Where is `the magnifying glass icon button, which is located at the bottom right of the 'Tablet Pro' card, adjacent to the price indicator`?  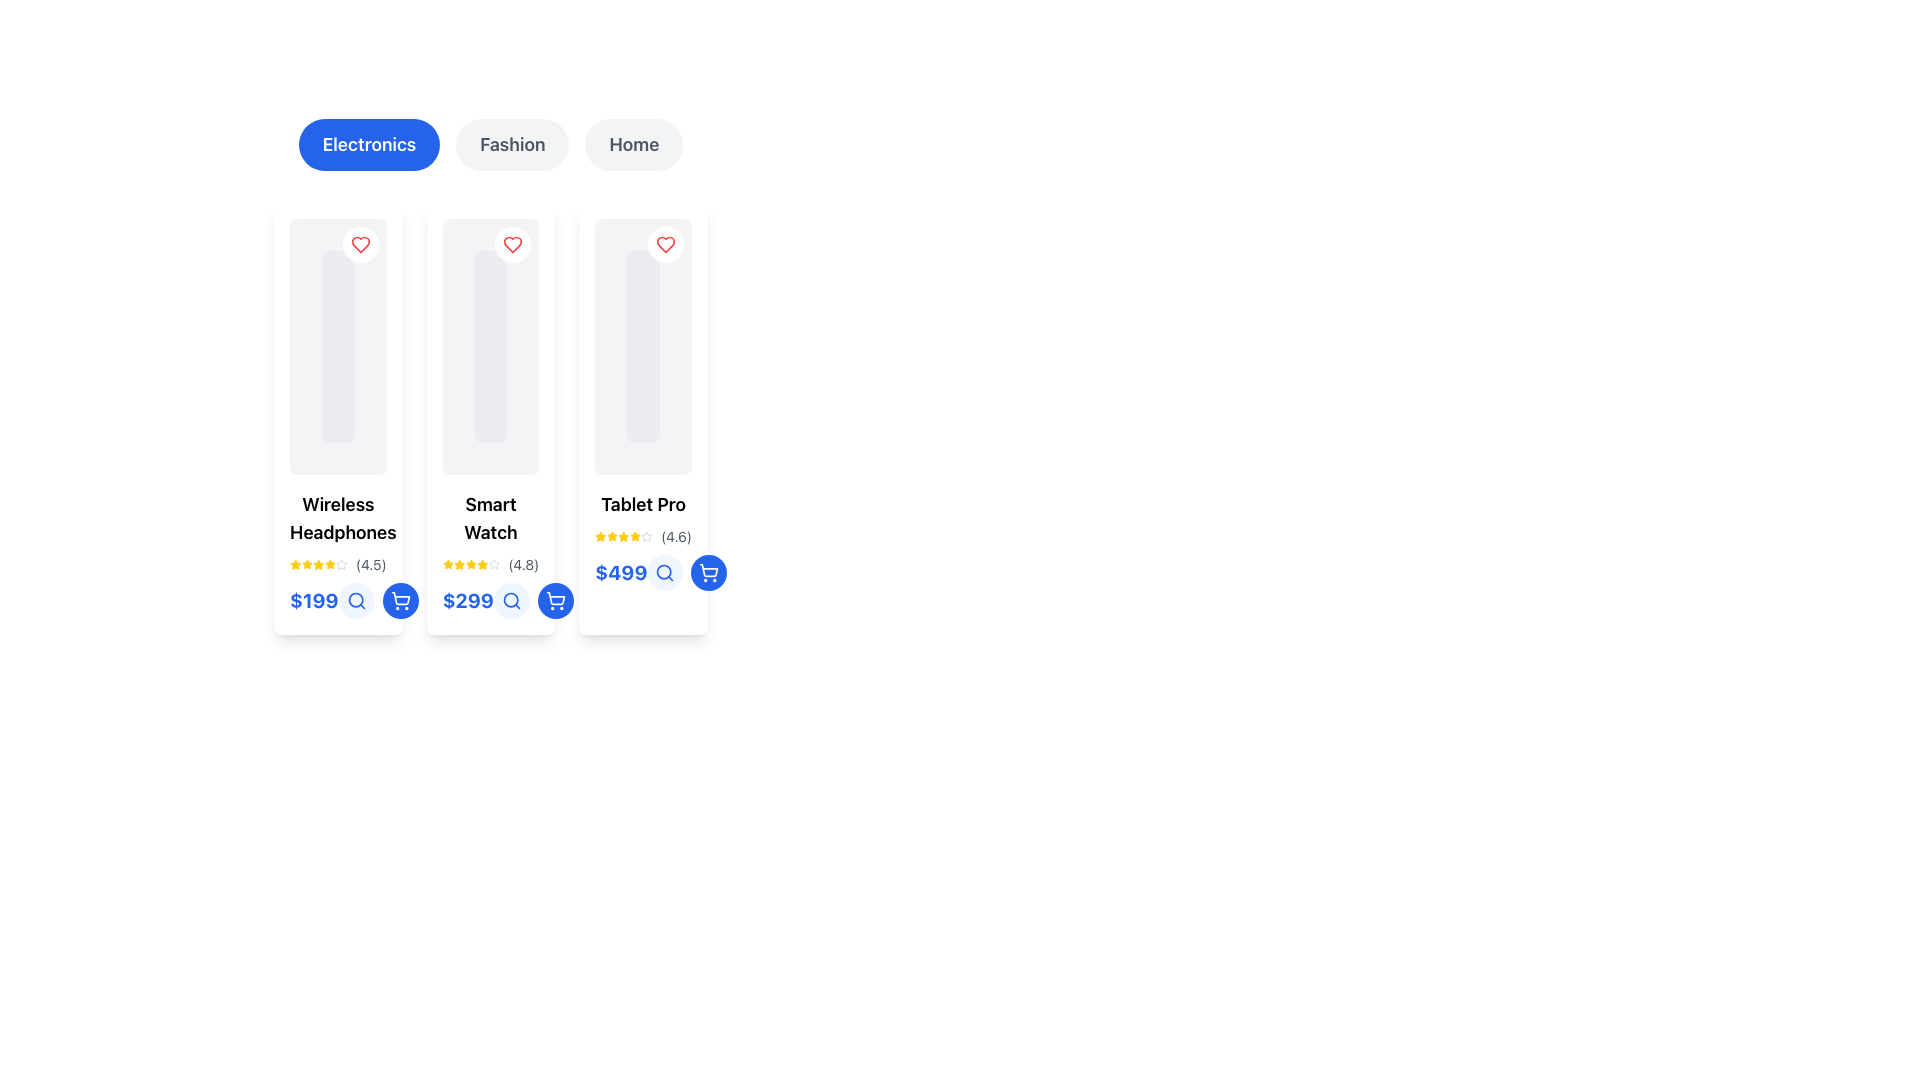 the magnifying glass icon button, which is located at the bottom right of the 'Tablet Pro' card, adjacent to the price indicator is located at coordinates (665, 573).